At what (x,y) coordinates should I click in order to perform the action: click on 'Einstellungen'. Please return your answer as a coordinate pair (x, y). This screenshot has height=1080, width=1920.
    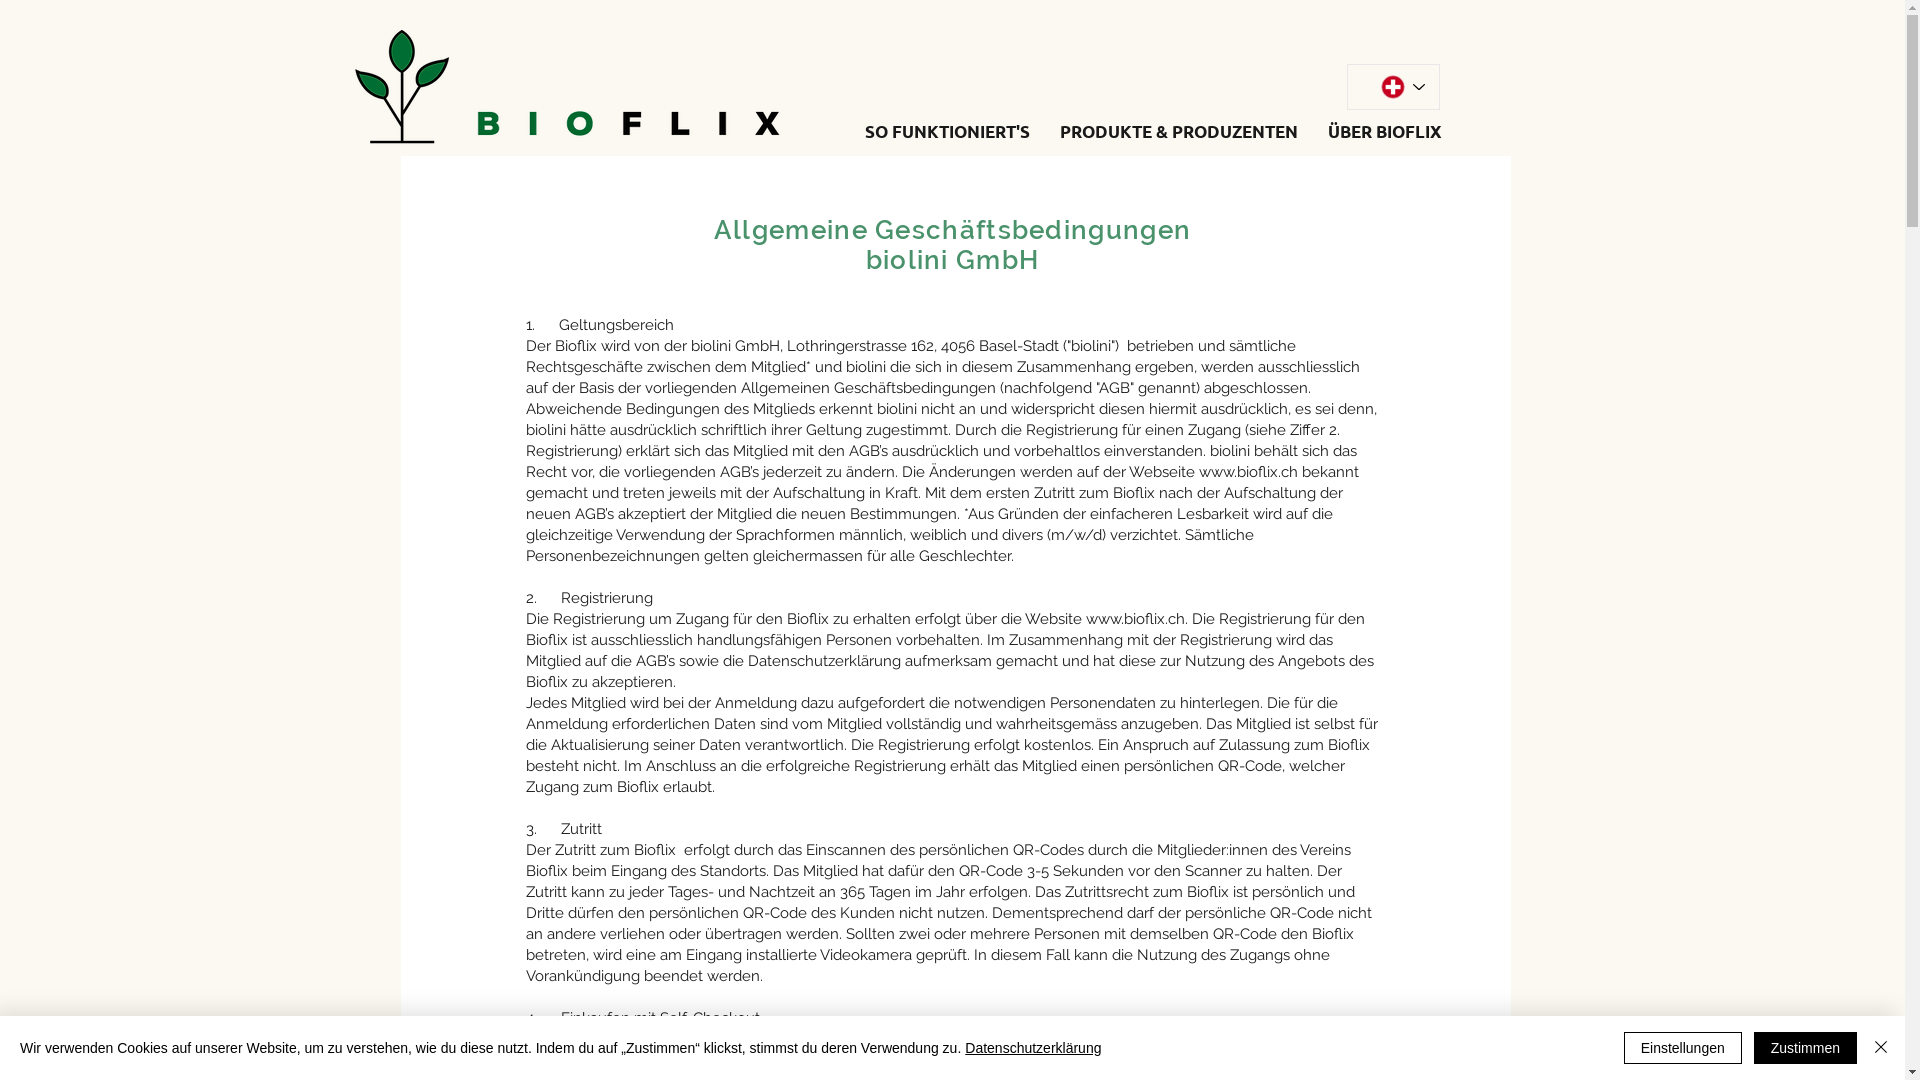
    Looking at the image, I should click on (1682, 1047).